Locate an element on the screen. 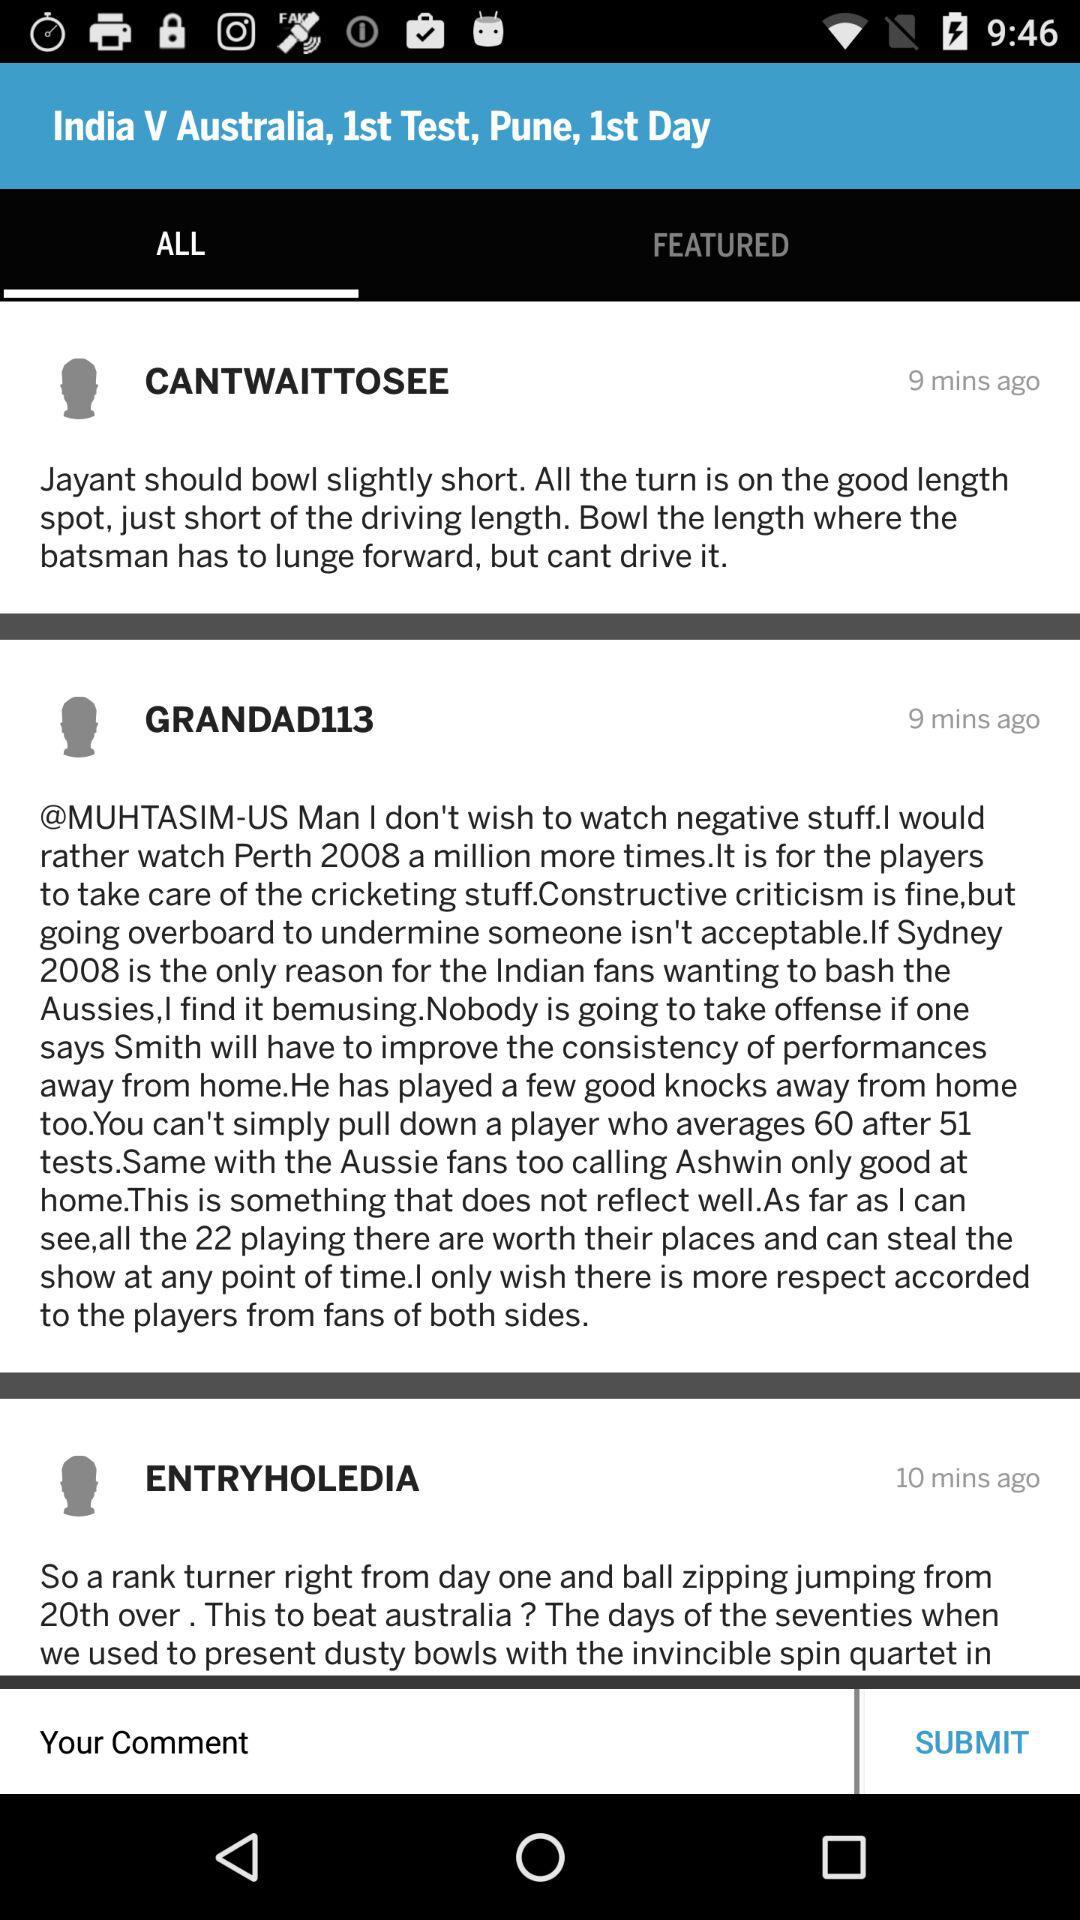  icon above the cantwaittosee icon is located at coordinates (721, 244).